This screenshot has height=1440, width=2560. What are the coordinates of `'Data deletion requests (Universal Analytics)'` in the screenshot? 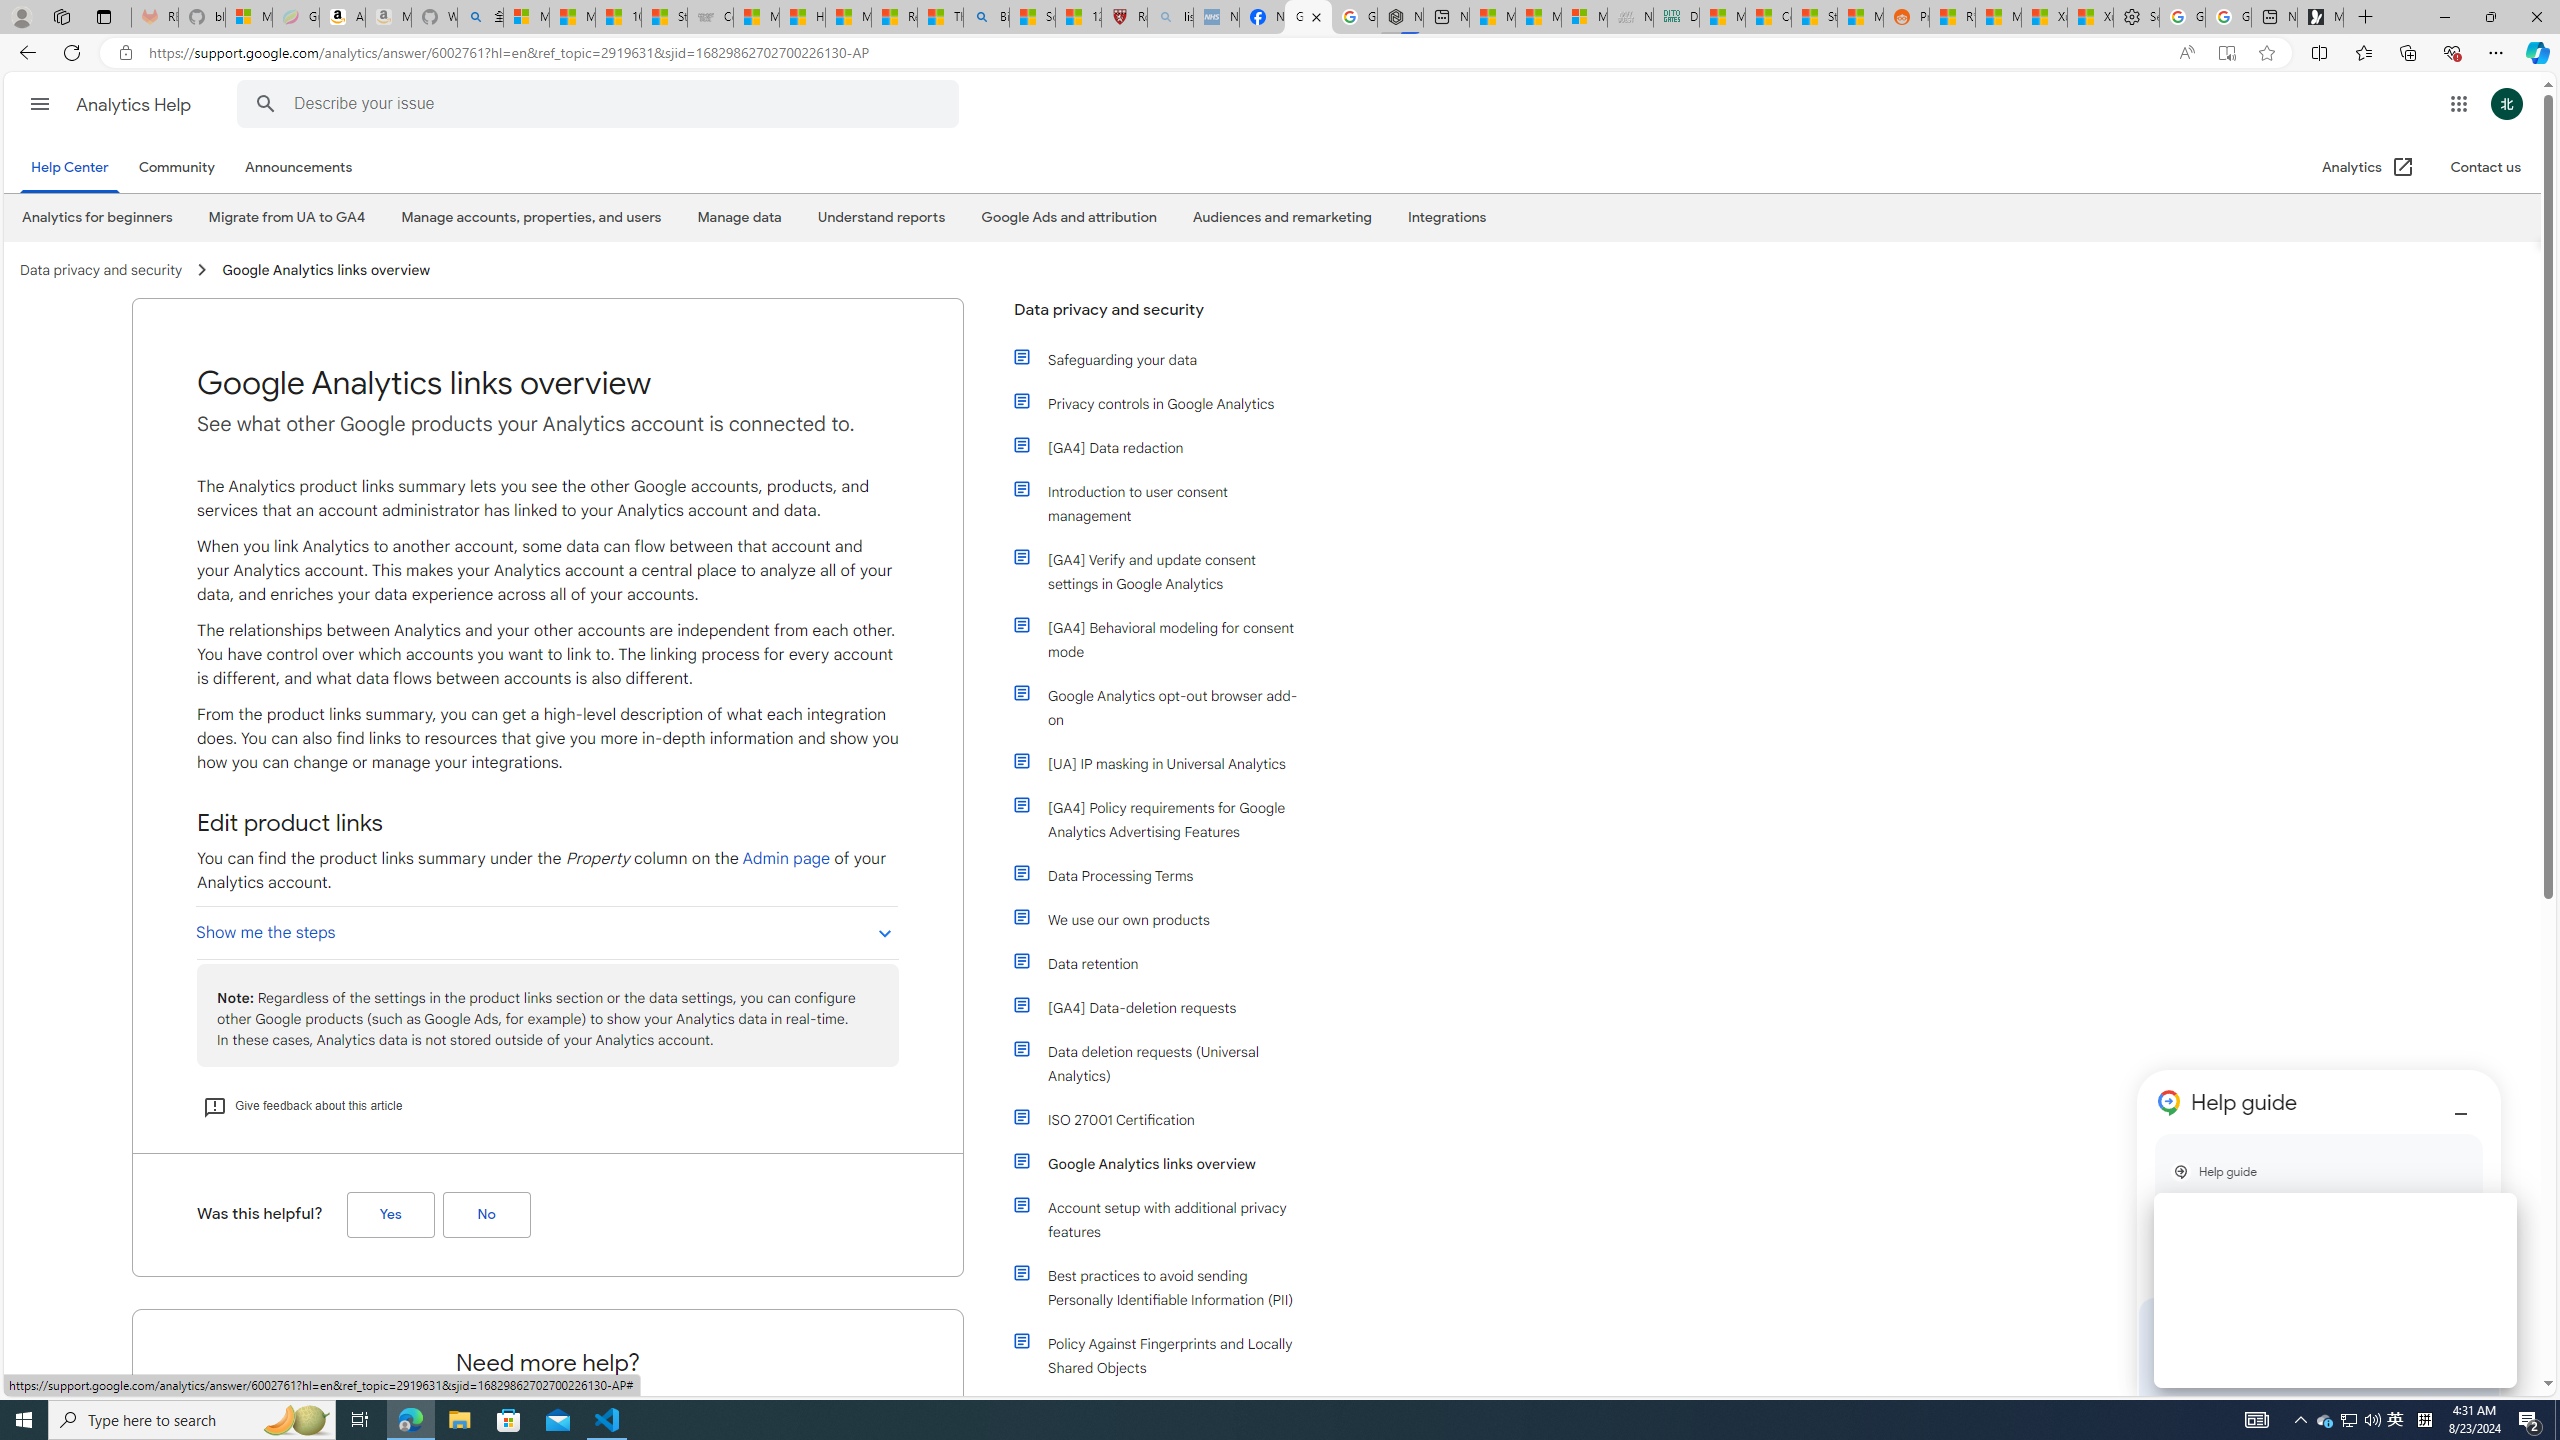 It's located at (1157, 1062).